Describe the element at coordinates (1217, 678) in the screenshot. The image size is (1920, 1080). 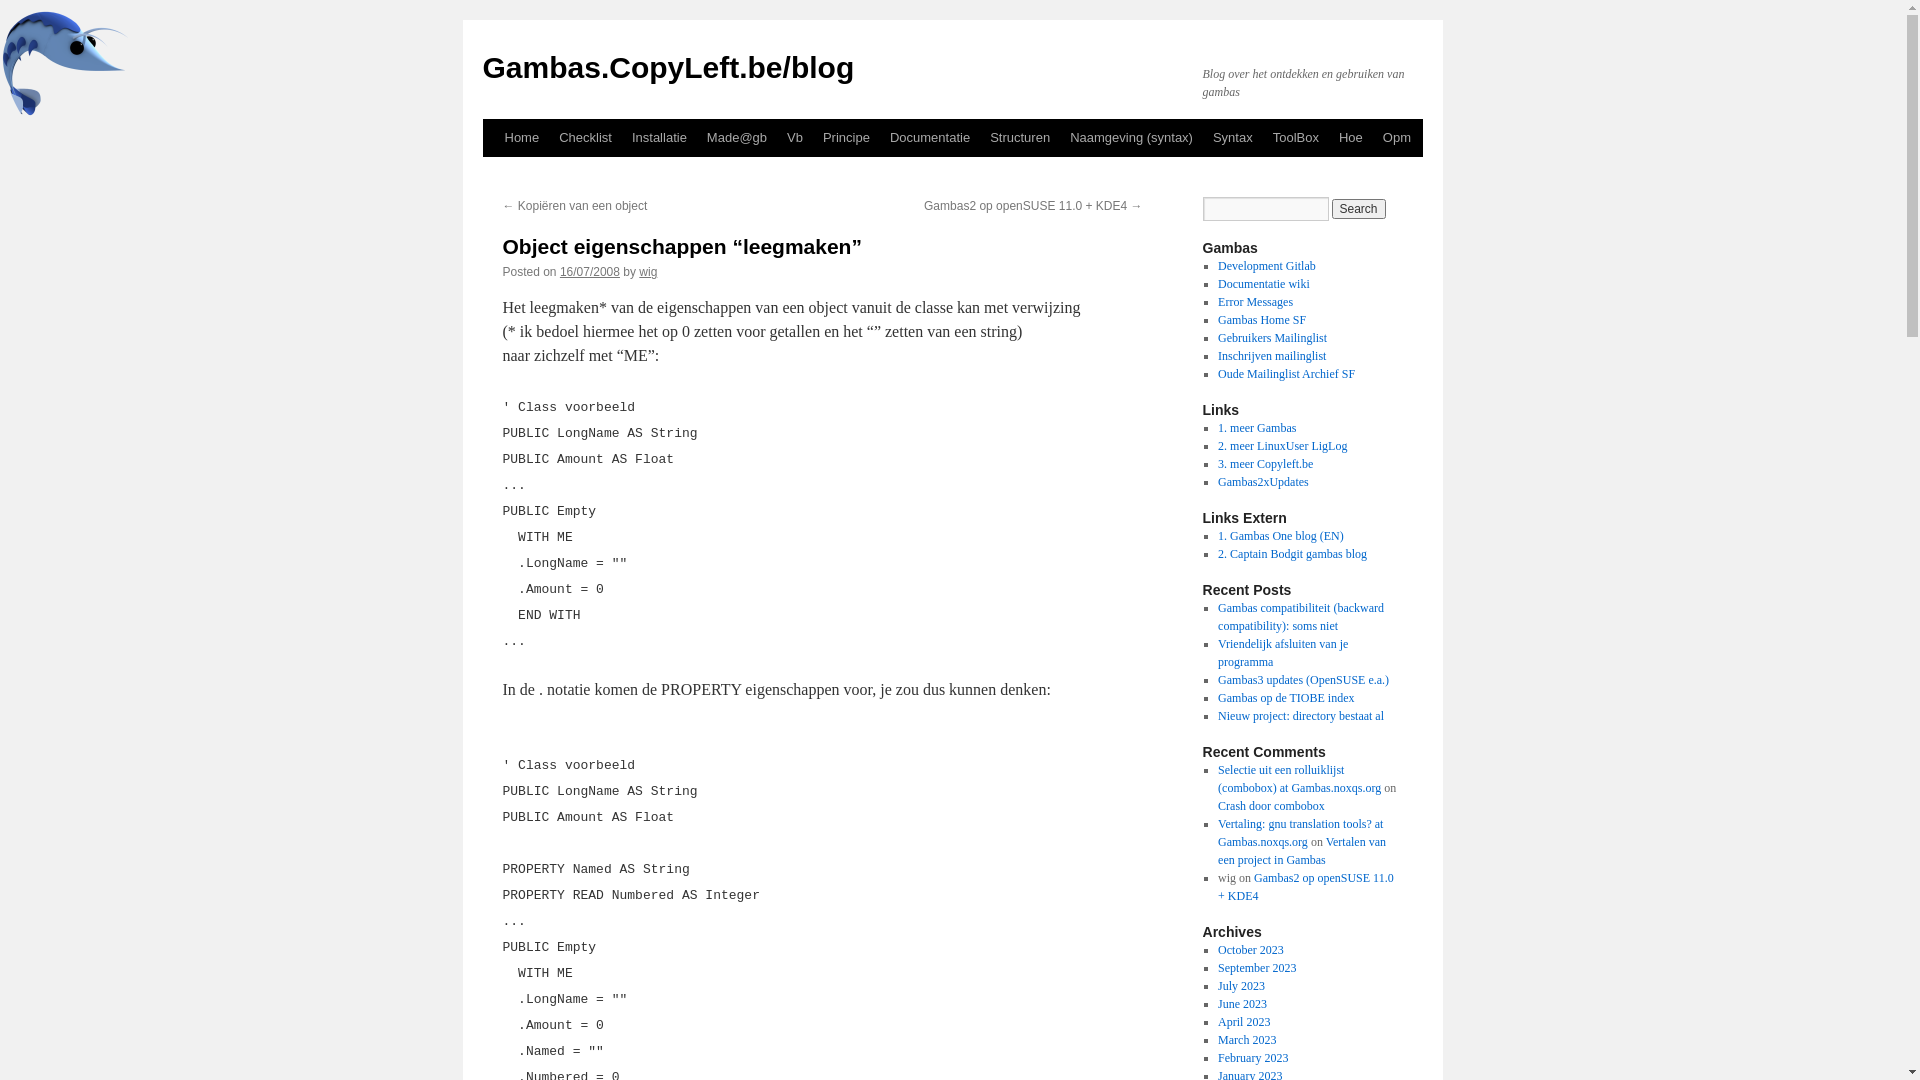
I see `'Gambas3 updates (OpenSUSE e.a.)'` at that location.